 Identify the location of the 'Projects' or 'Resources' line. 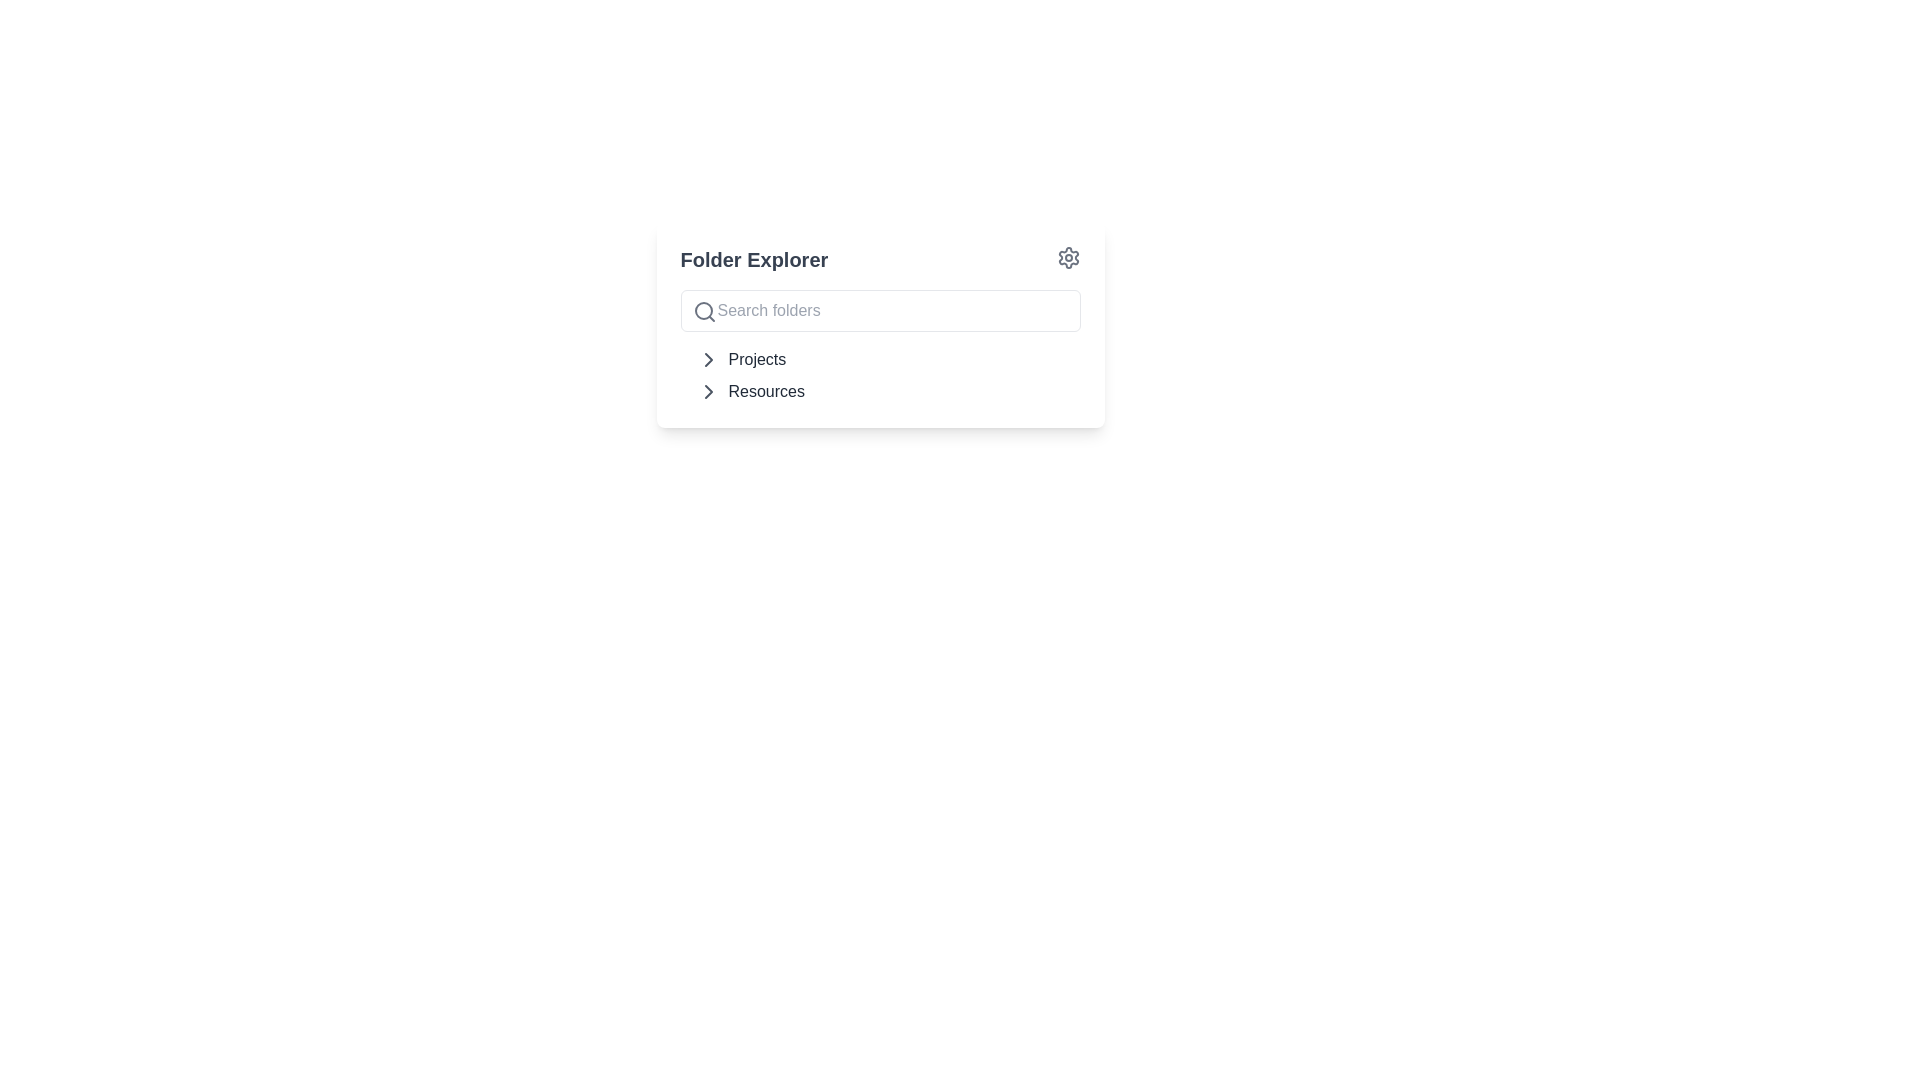
(887, 375).